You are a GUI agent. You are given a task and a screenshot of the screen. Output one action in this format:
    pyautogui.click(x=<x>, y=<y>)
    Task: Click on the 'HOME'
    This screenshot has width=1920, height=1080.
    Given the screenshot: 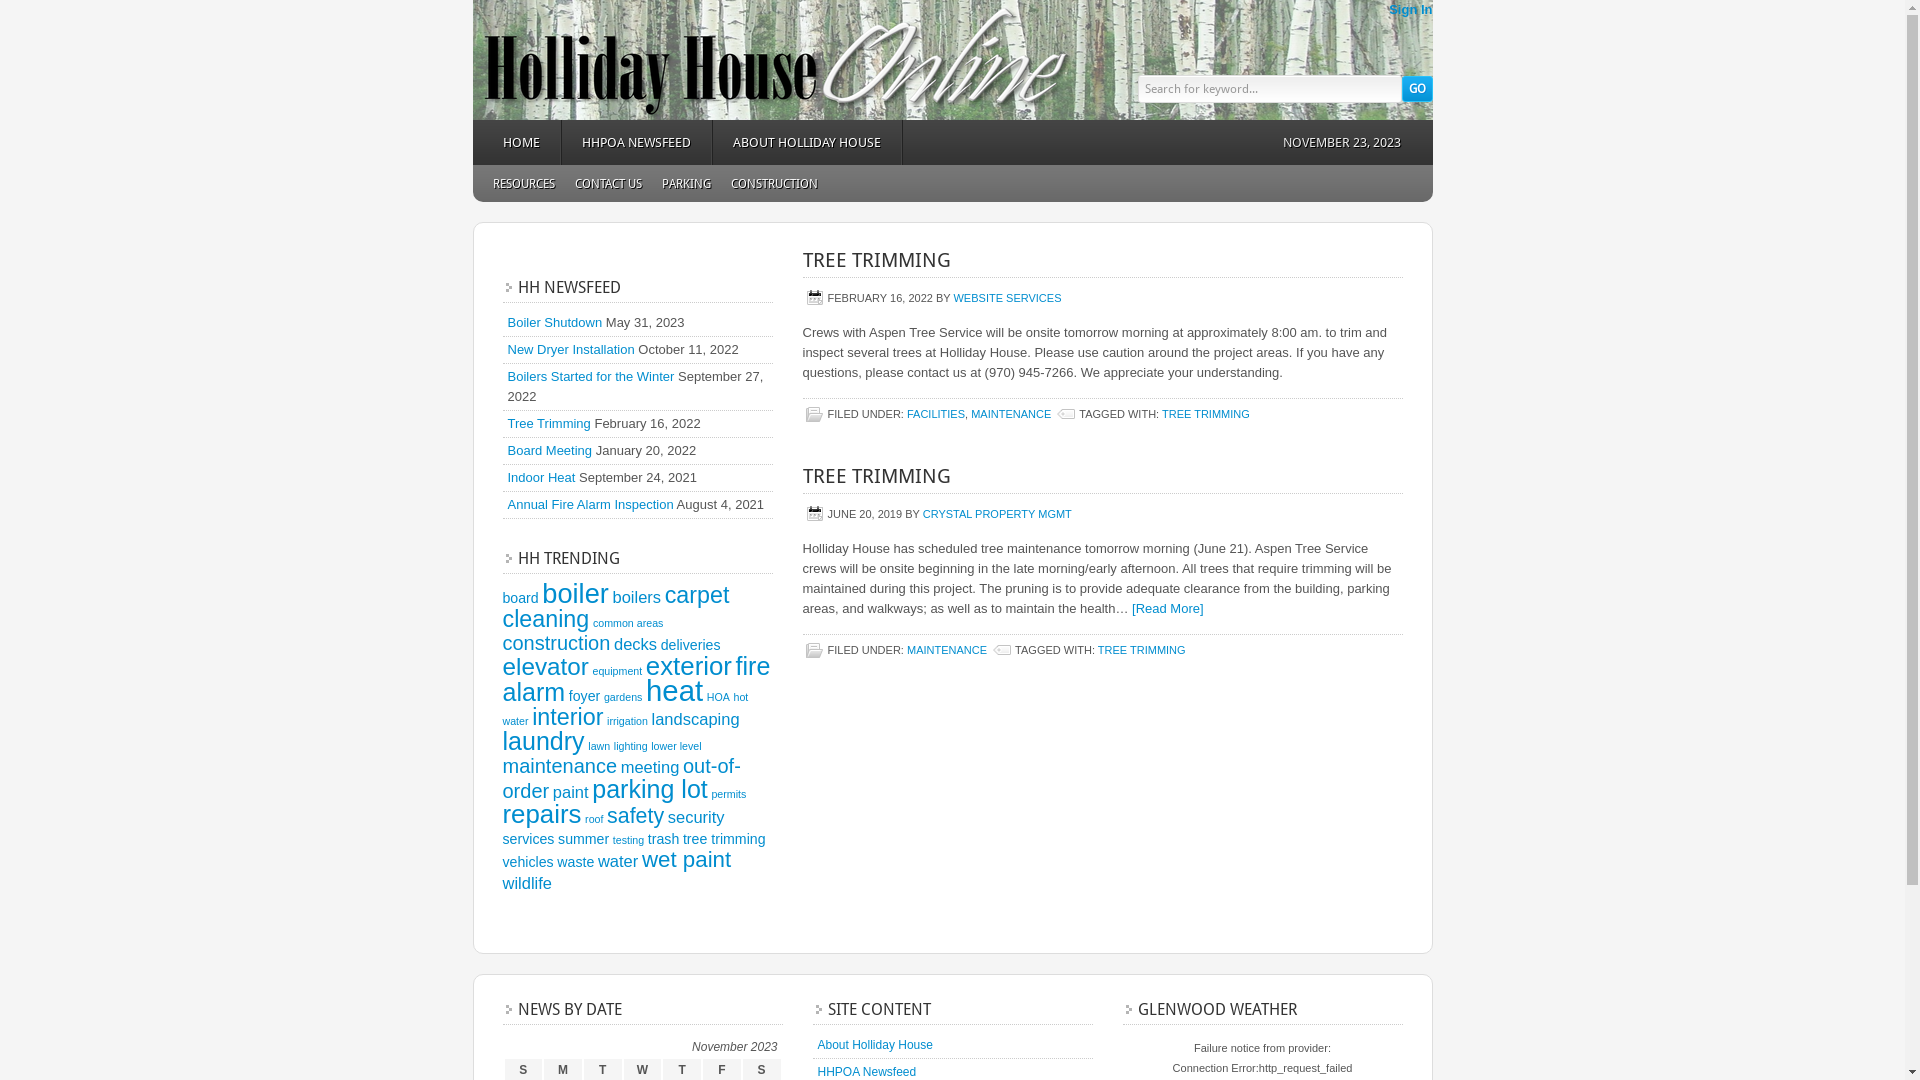 What is the action you would take?
    pyautogui.click(x=521, y=141)
    